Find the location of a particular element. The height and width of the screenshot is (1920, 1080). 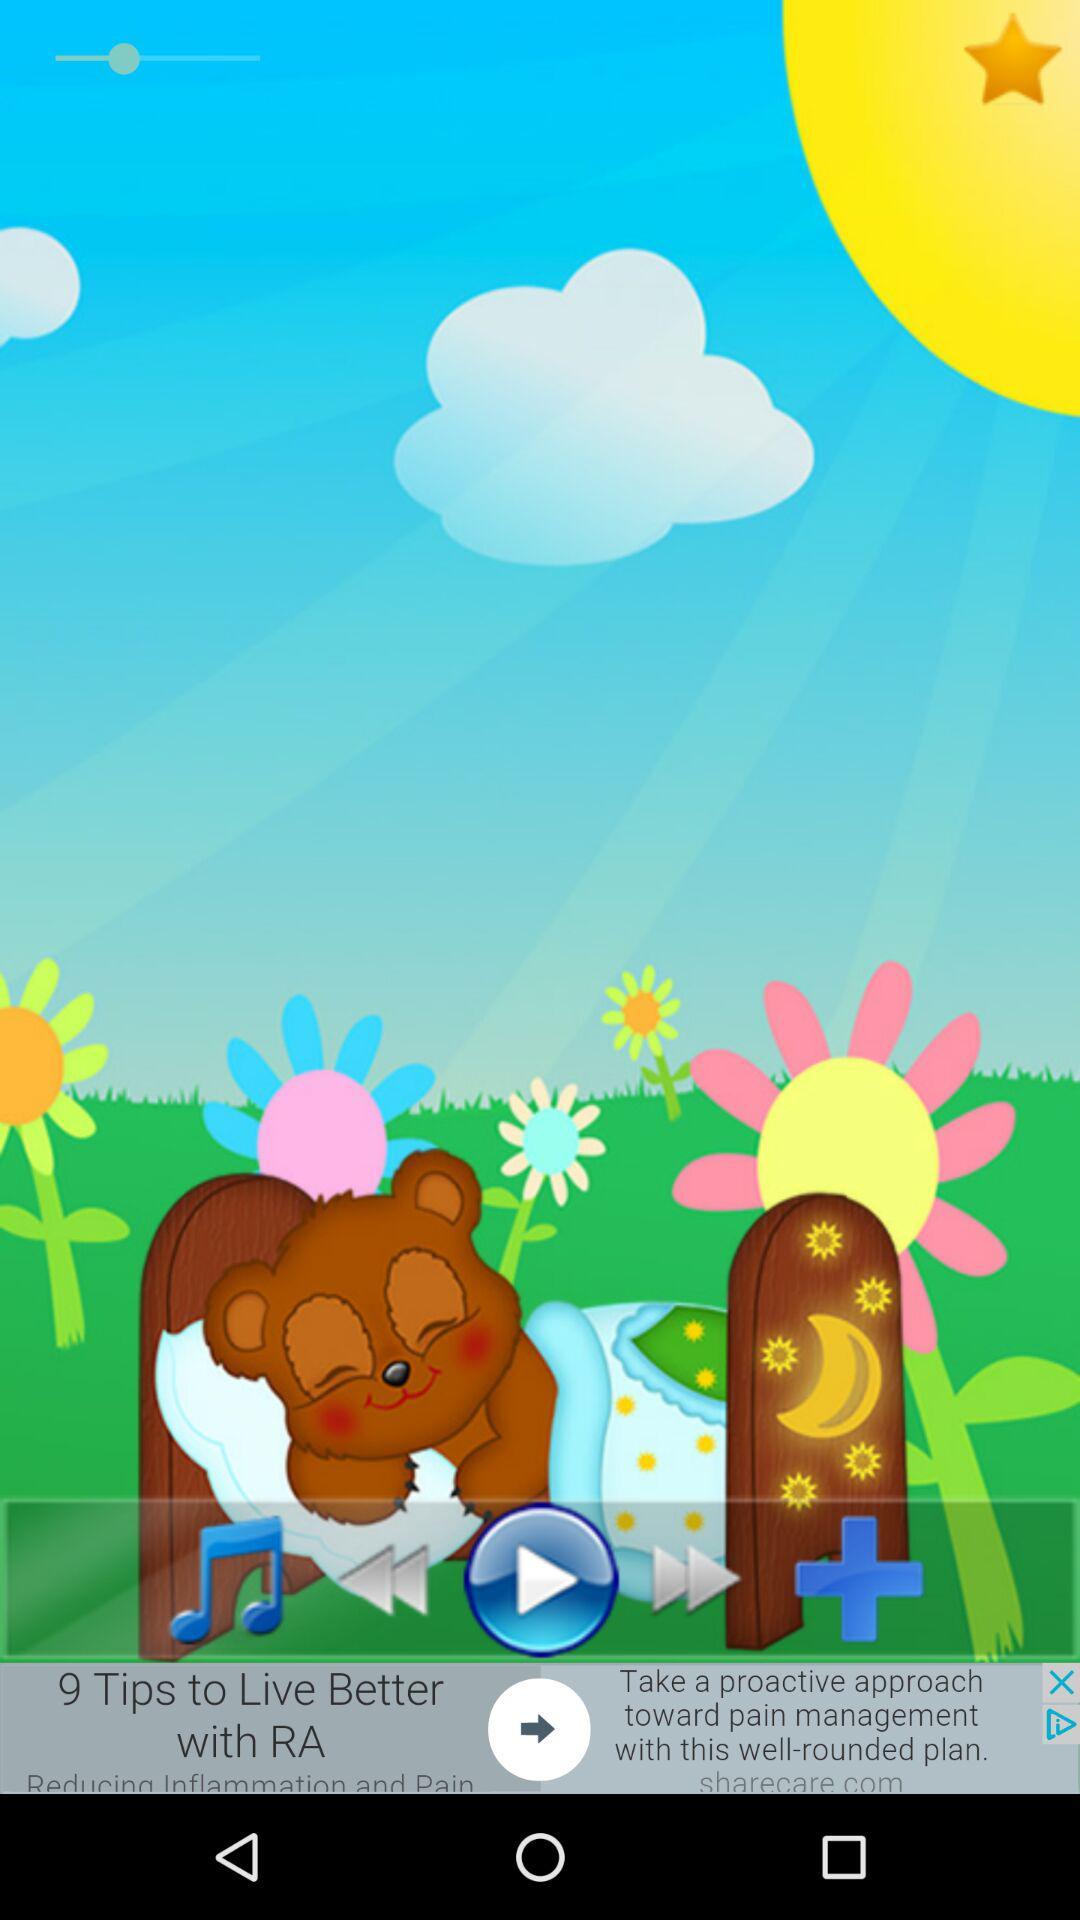

music is located at coordinates (204, 1577).